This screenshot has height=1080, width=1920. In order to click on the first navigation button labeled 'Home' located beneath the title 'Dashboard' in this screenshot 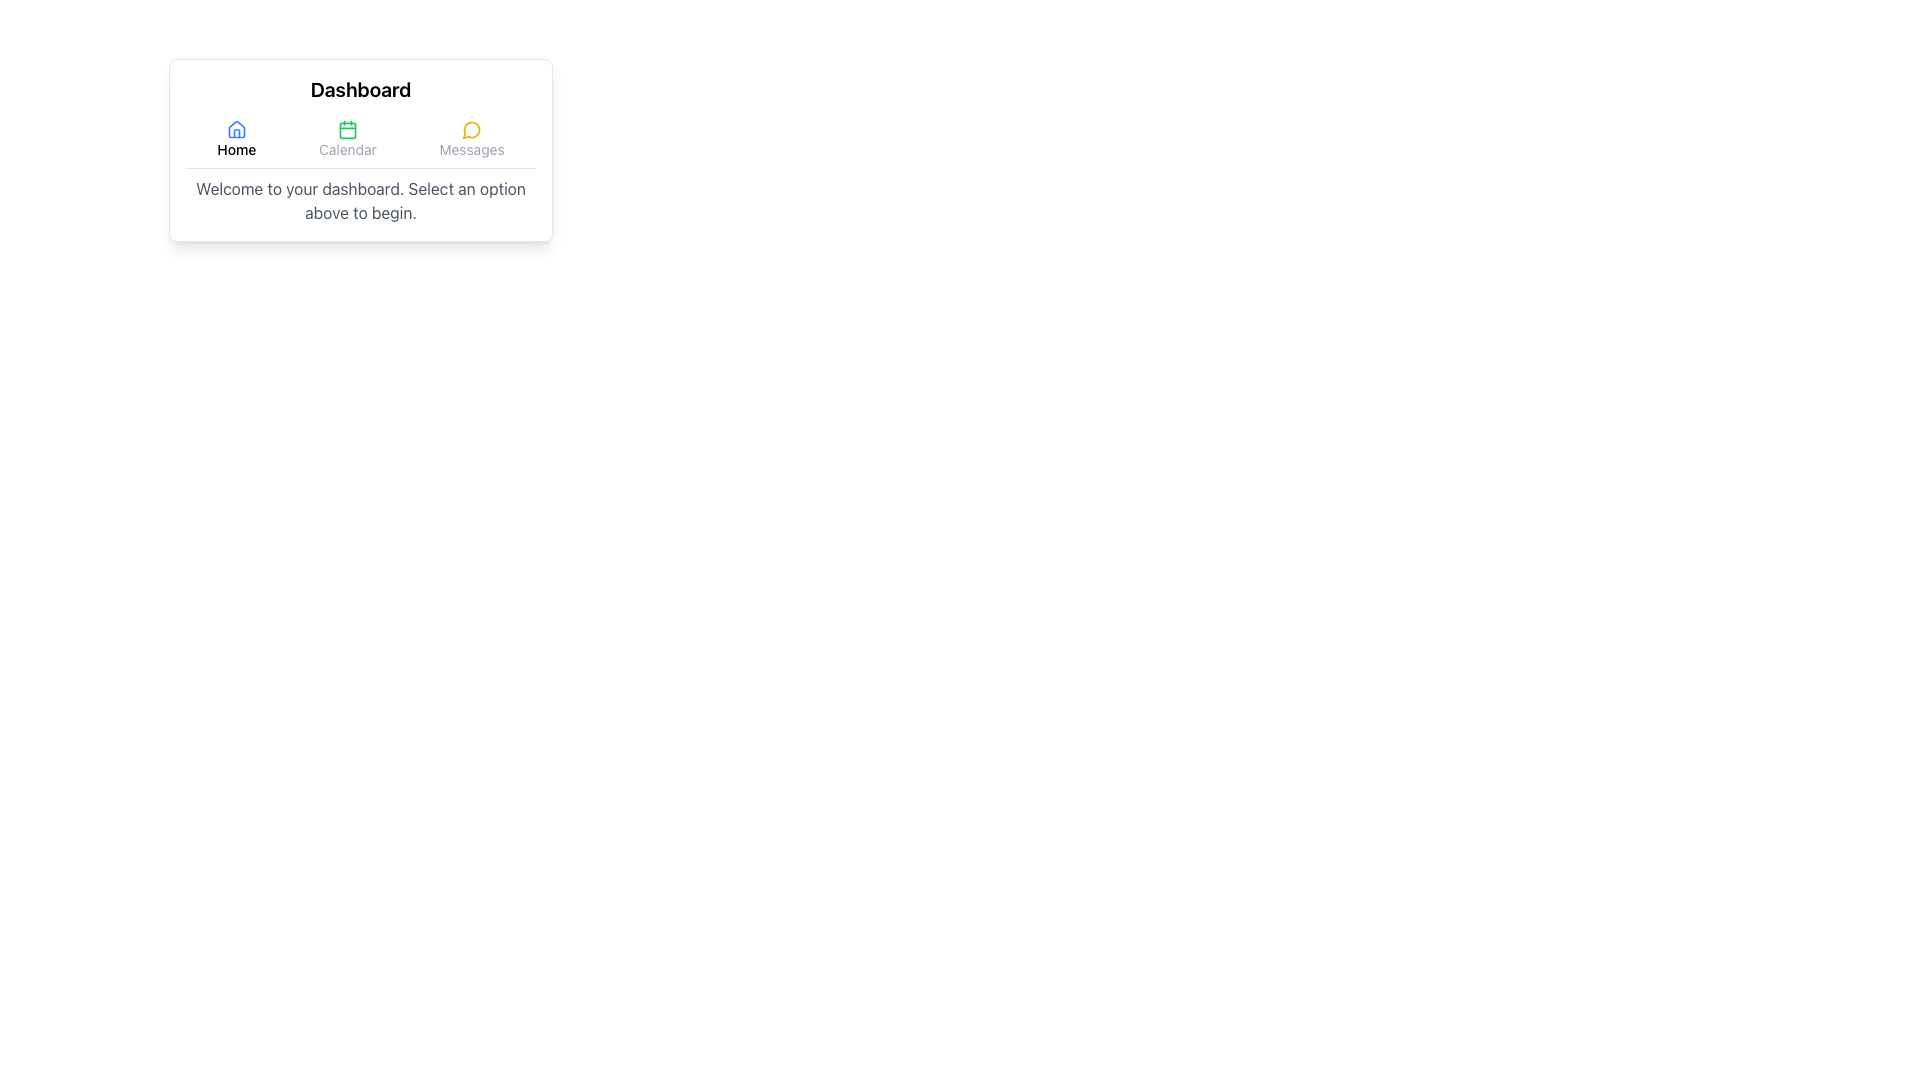, I will do `click(236, 138)`.